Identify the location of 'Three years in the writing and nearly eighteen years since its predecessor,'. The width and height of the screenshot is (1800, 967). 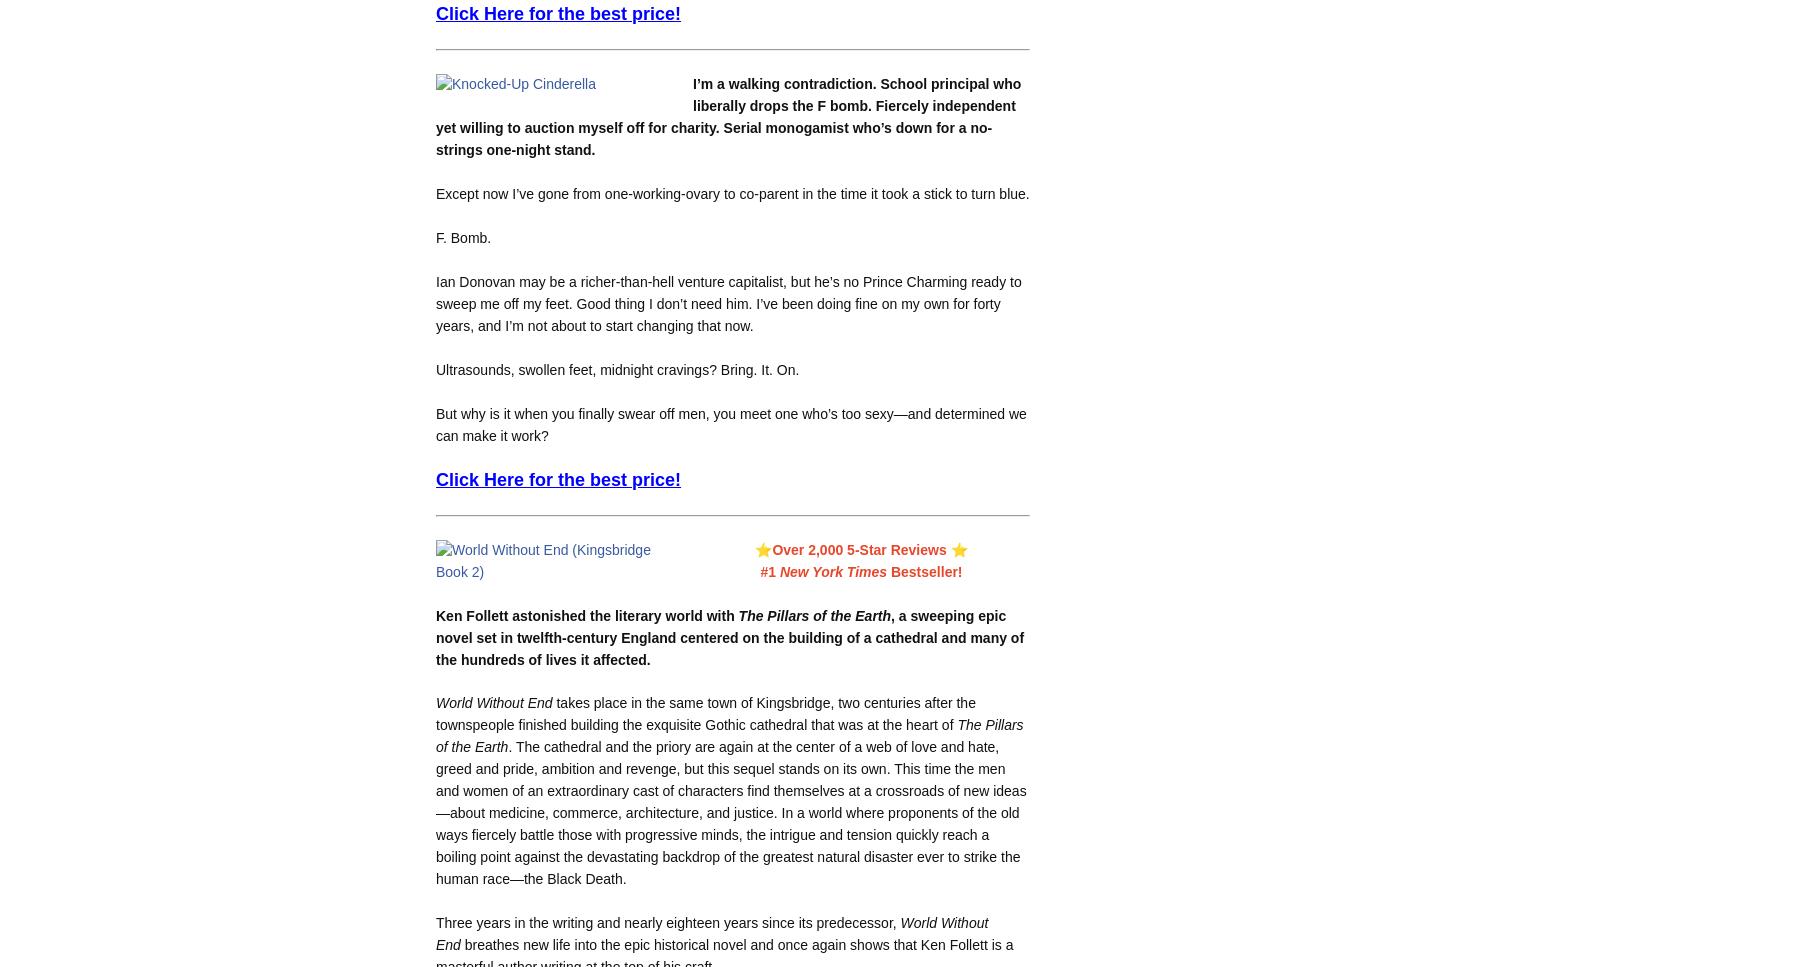
(667, 923).